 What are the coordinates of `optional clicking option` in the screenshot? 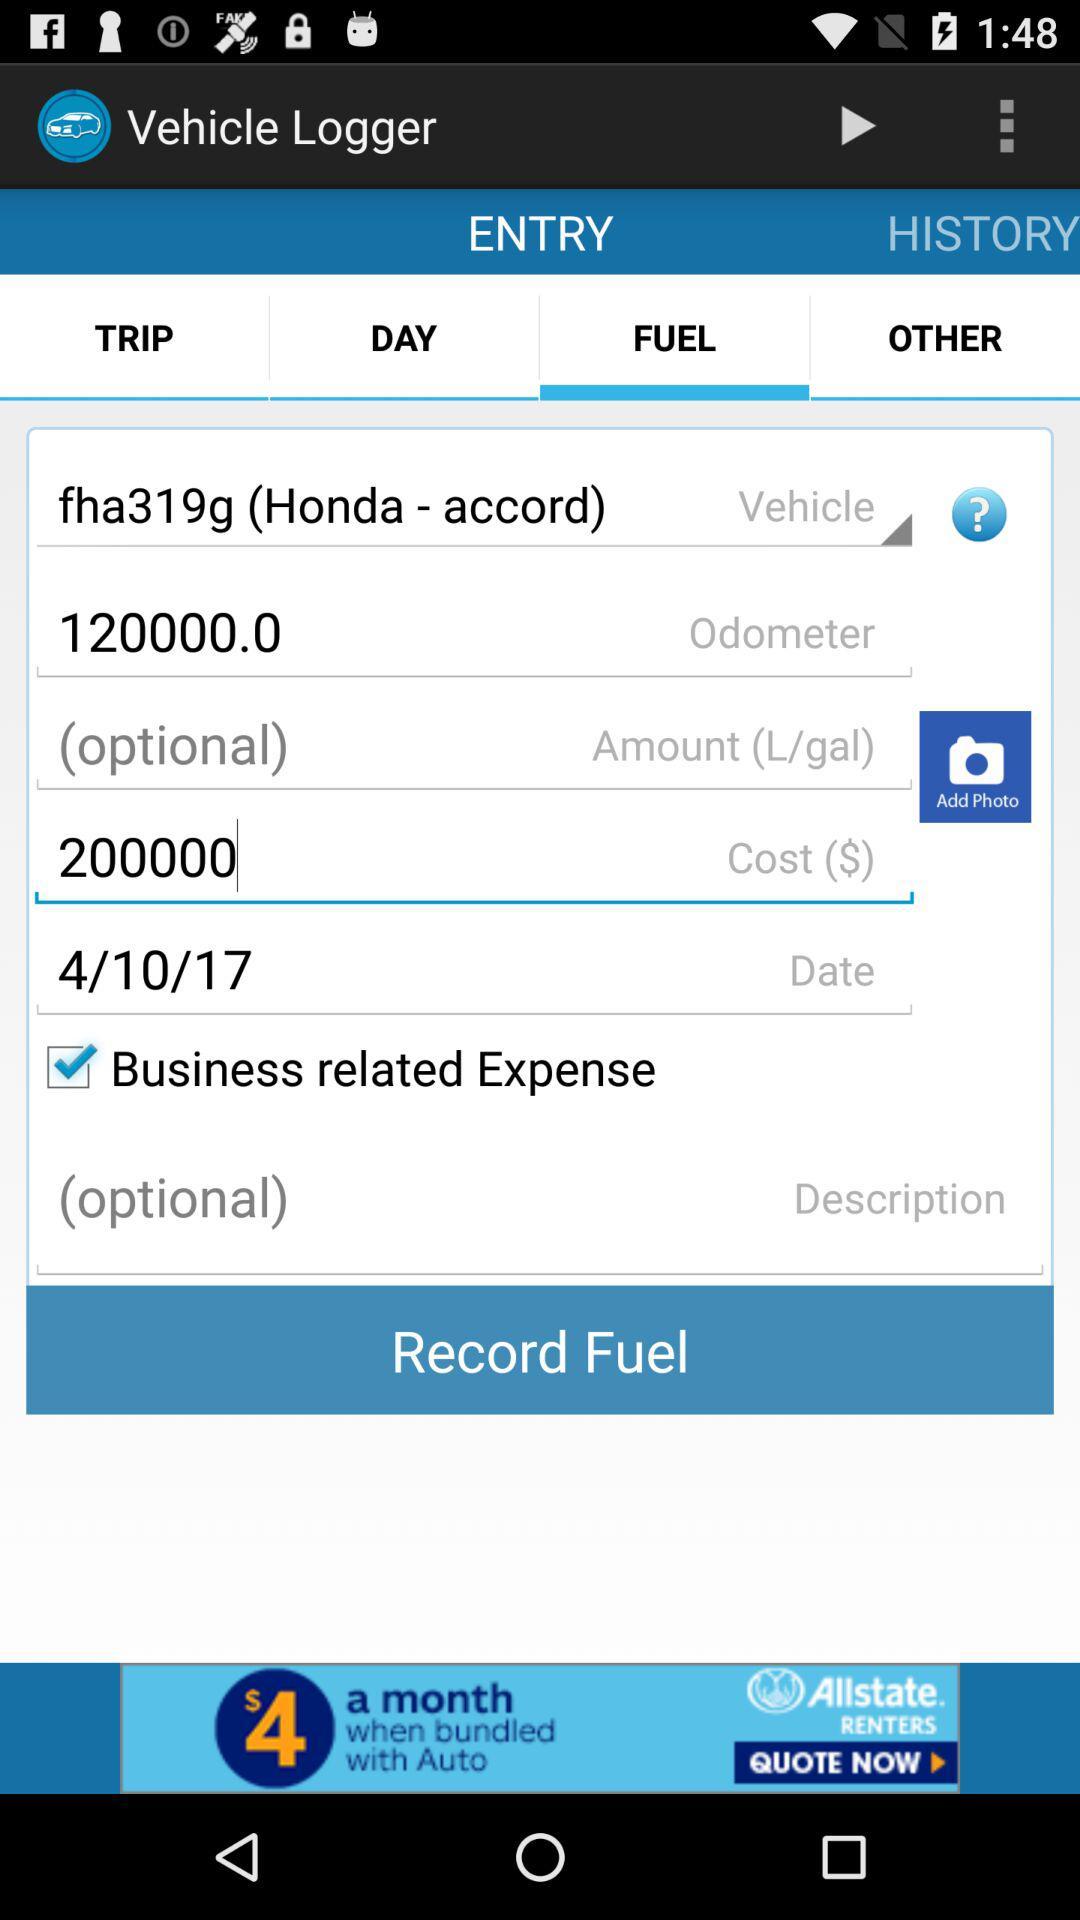 It's located at (474, 743).